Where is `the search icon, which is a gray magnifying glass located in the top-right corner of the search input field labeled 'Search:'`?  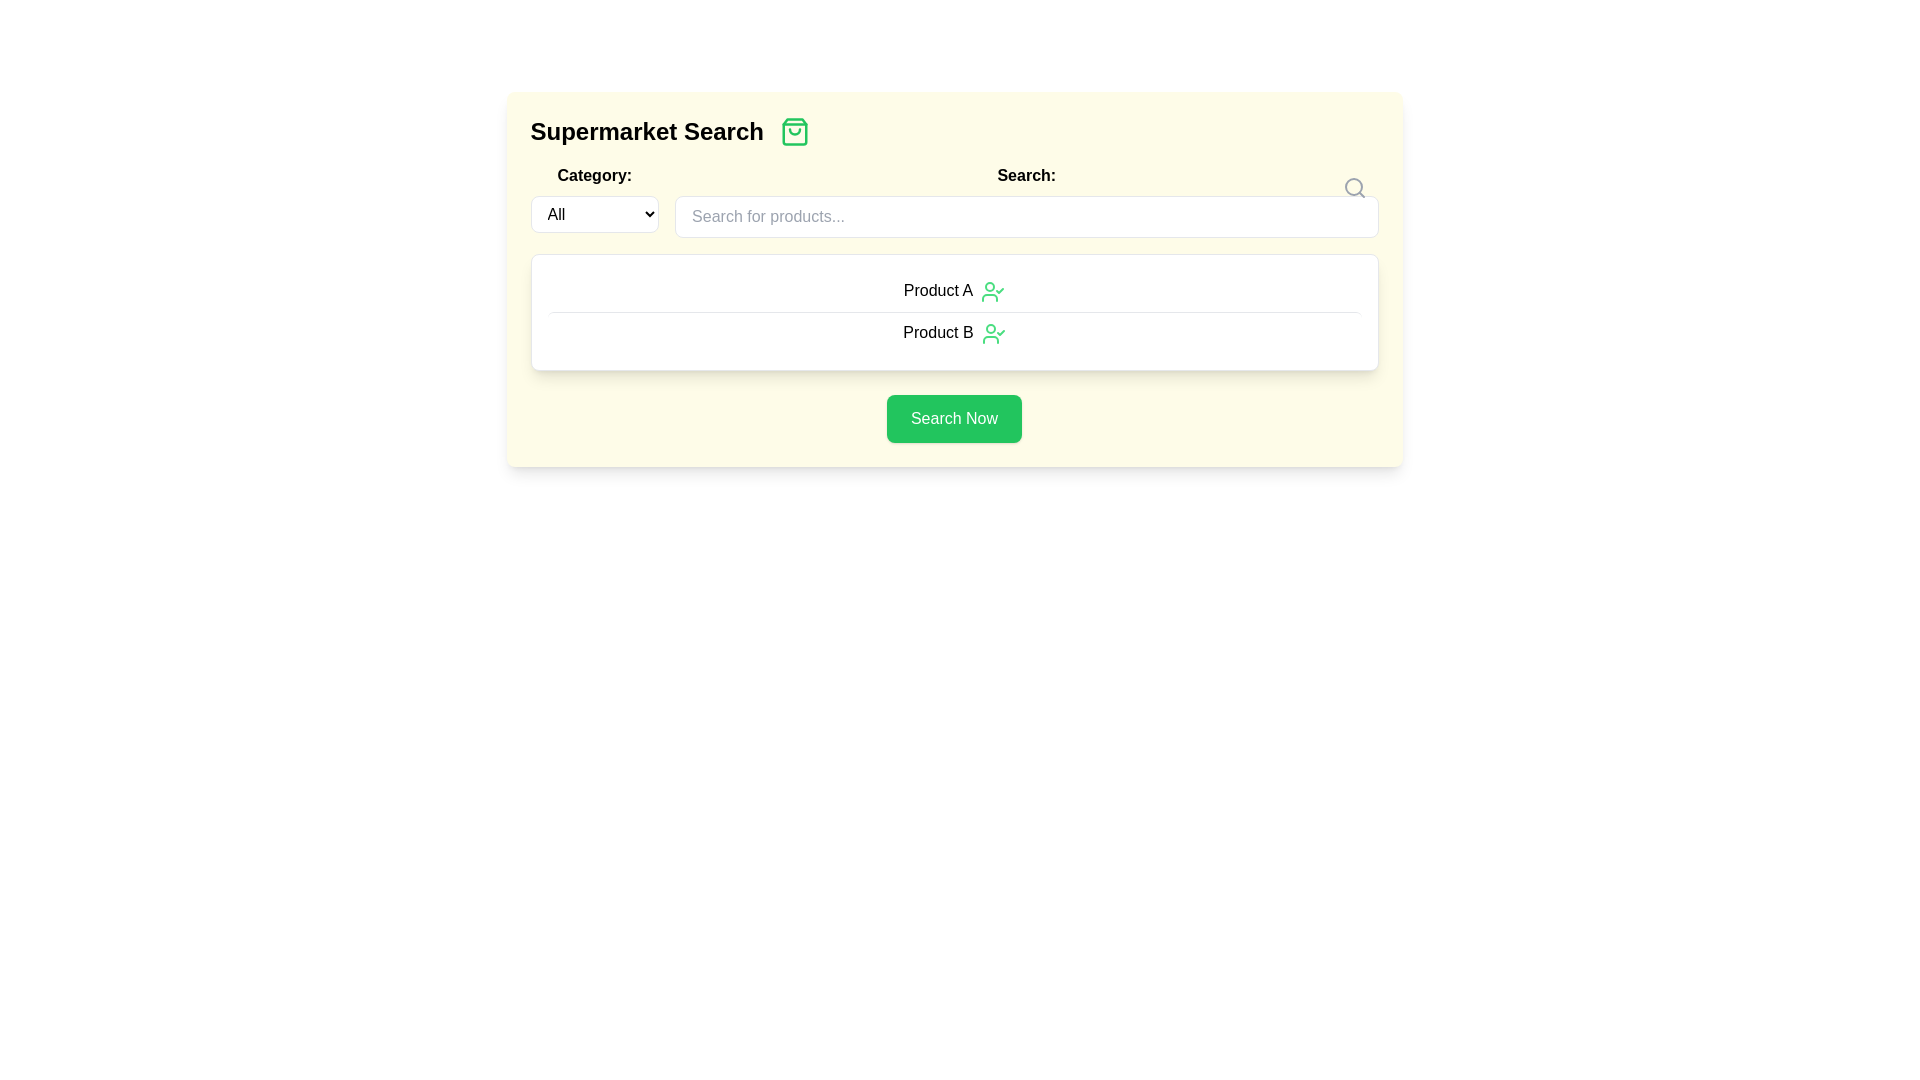
the search icon, which is a gray magnifying glass located in the top-right corner of the search input field labeled 'Search:' is located at coordinates (1354, 188).